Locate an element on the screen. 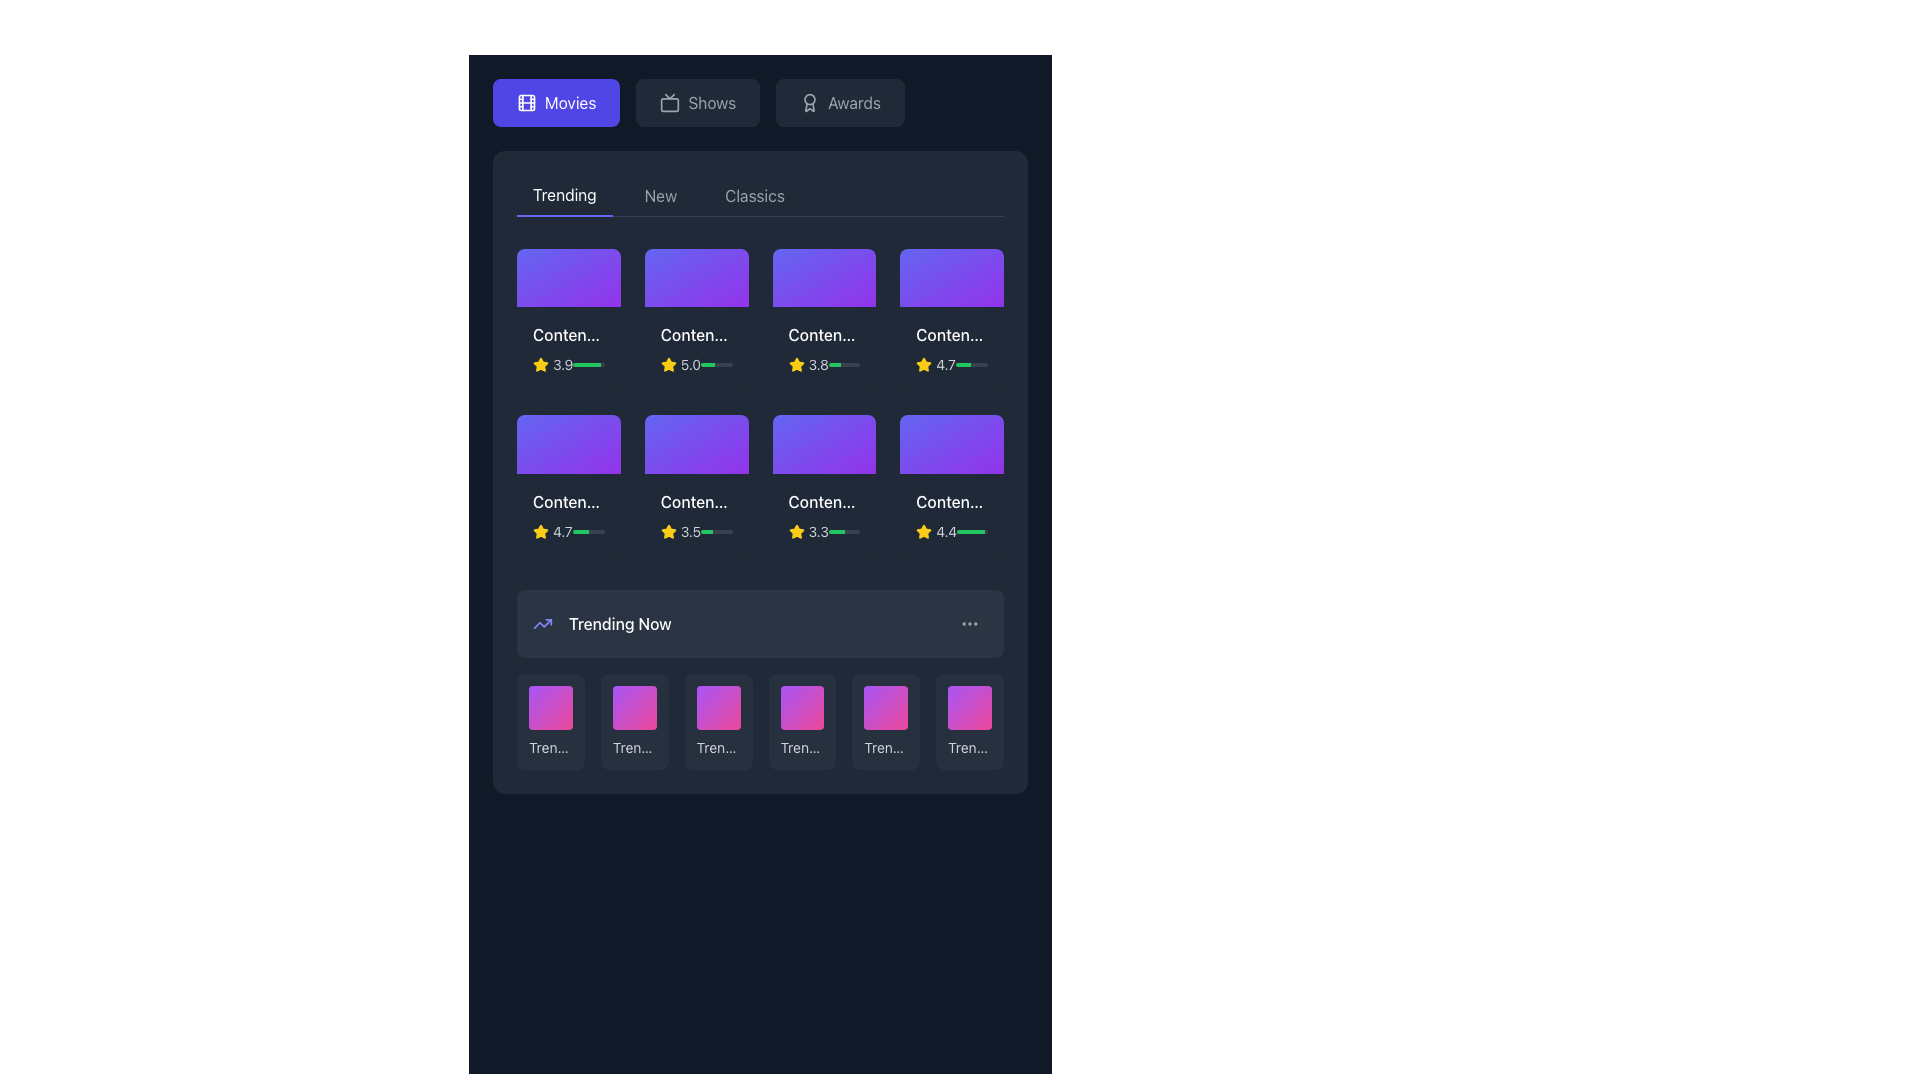  the Card Component located in the fourth column of the top row under the 'Trending' tab is located at coordinates (951, 348).